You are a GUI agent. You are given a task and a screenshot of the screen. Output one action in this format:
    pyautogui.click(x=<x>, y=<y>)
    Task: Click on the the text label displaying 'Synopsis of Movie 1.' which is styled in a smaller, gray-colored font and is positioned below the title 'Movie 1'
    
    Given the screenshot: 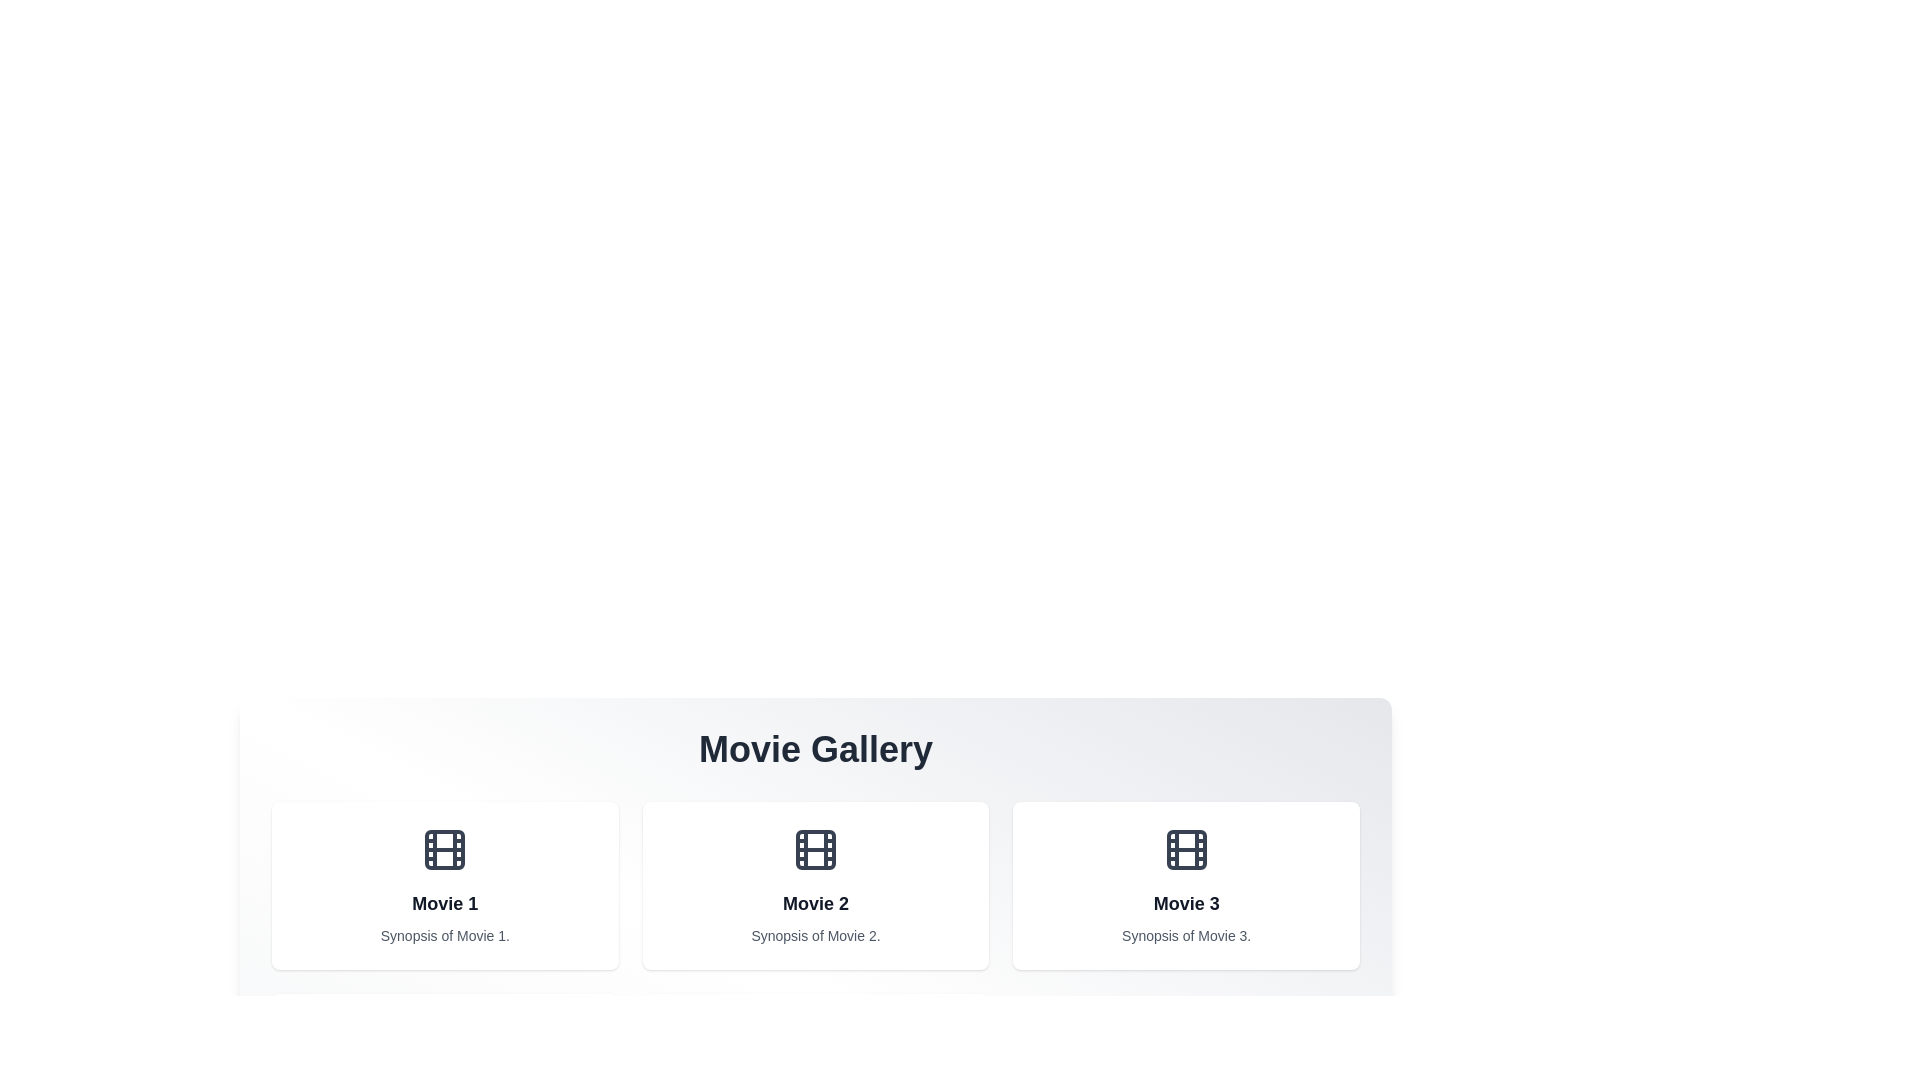 What is the action you would take?
    pyautogui.click(x=444, y=936)
    